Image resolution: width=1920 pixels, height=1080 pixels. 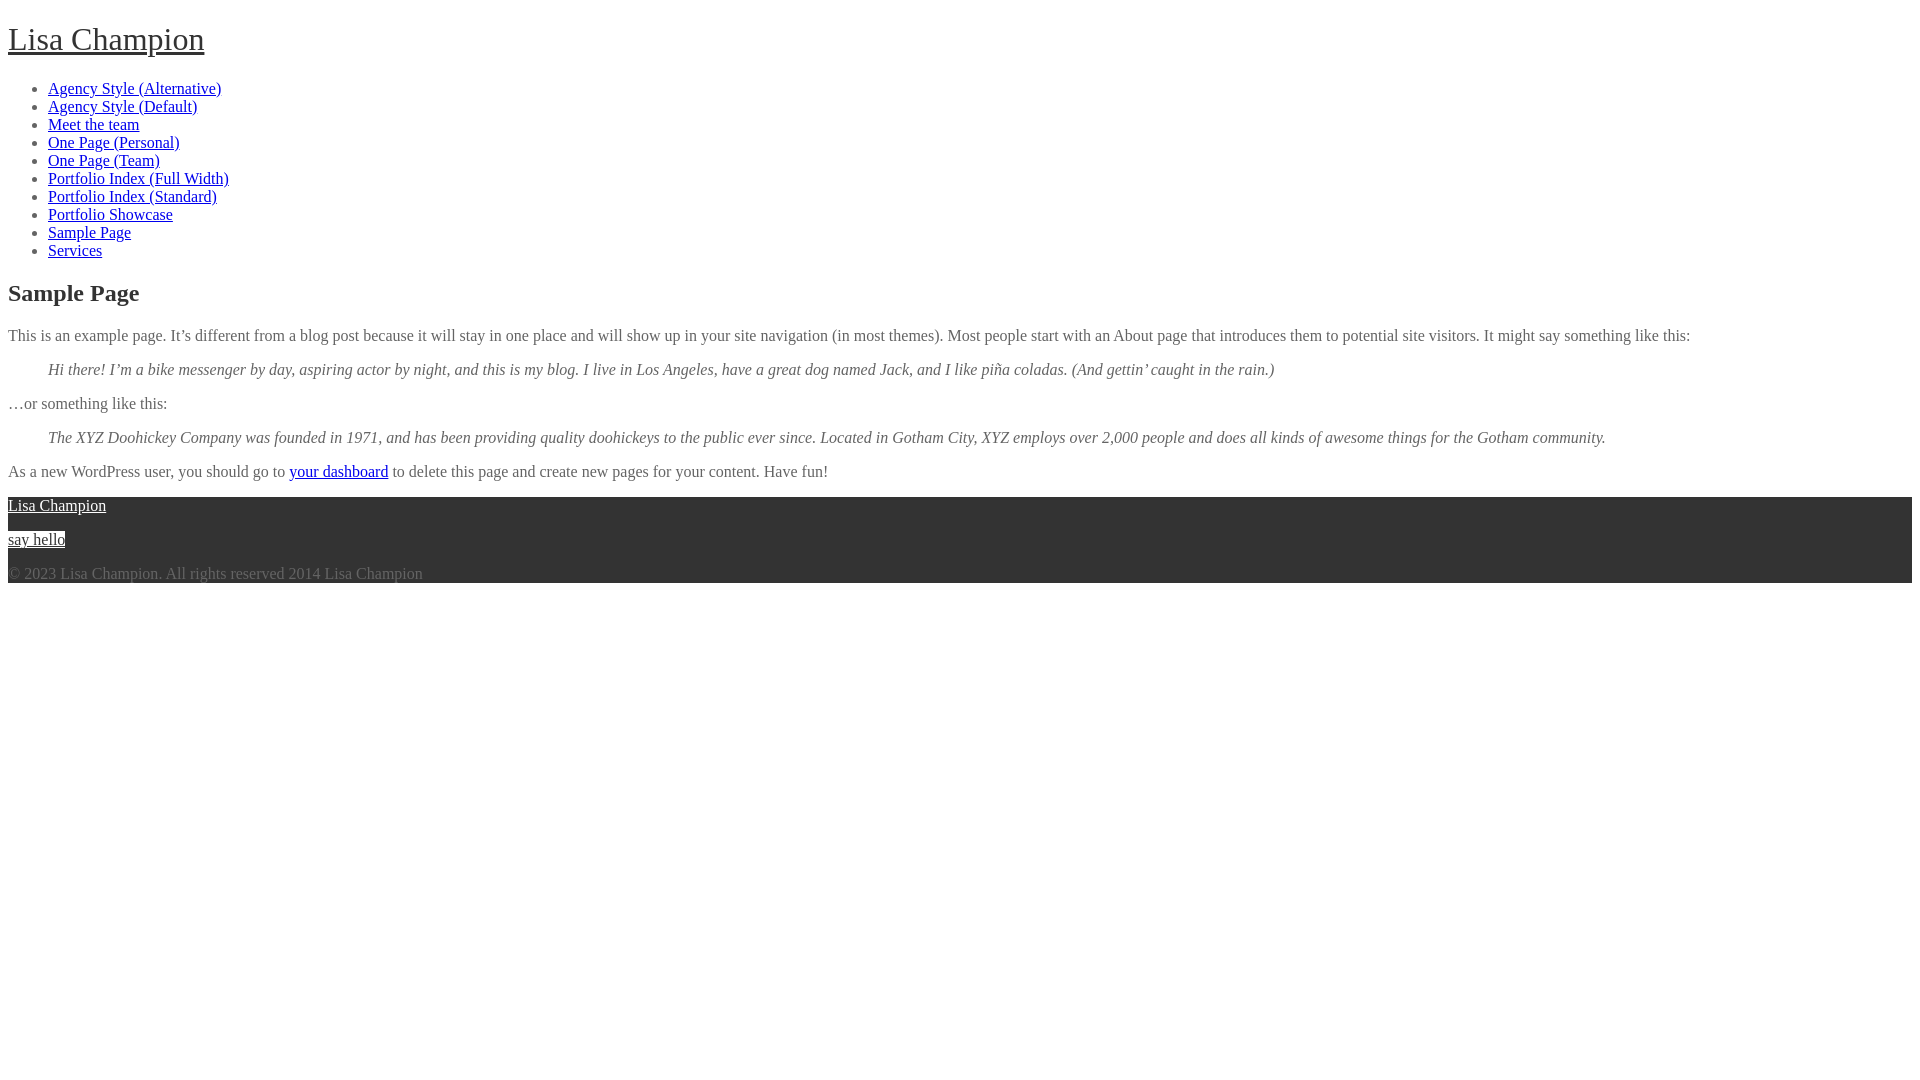 What do you see at coordinates (93, 124) in the screenshot?
I see `'Meet the team'` at bounding box center [93, 124].